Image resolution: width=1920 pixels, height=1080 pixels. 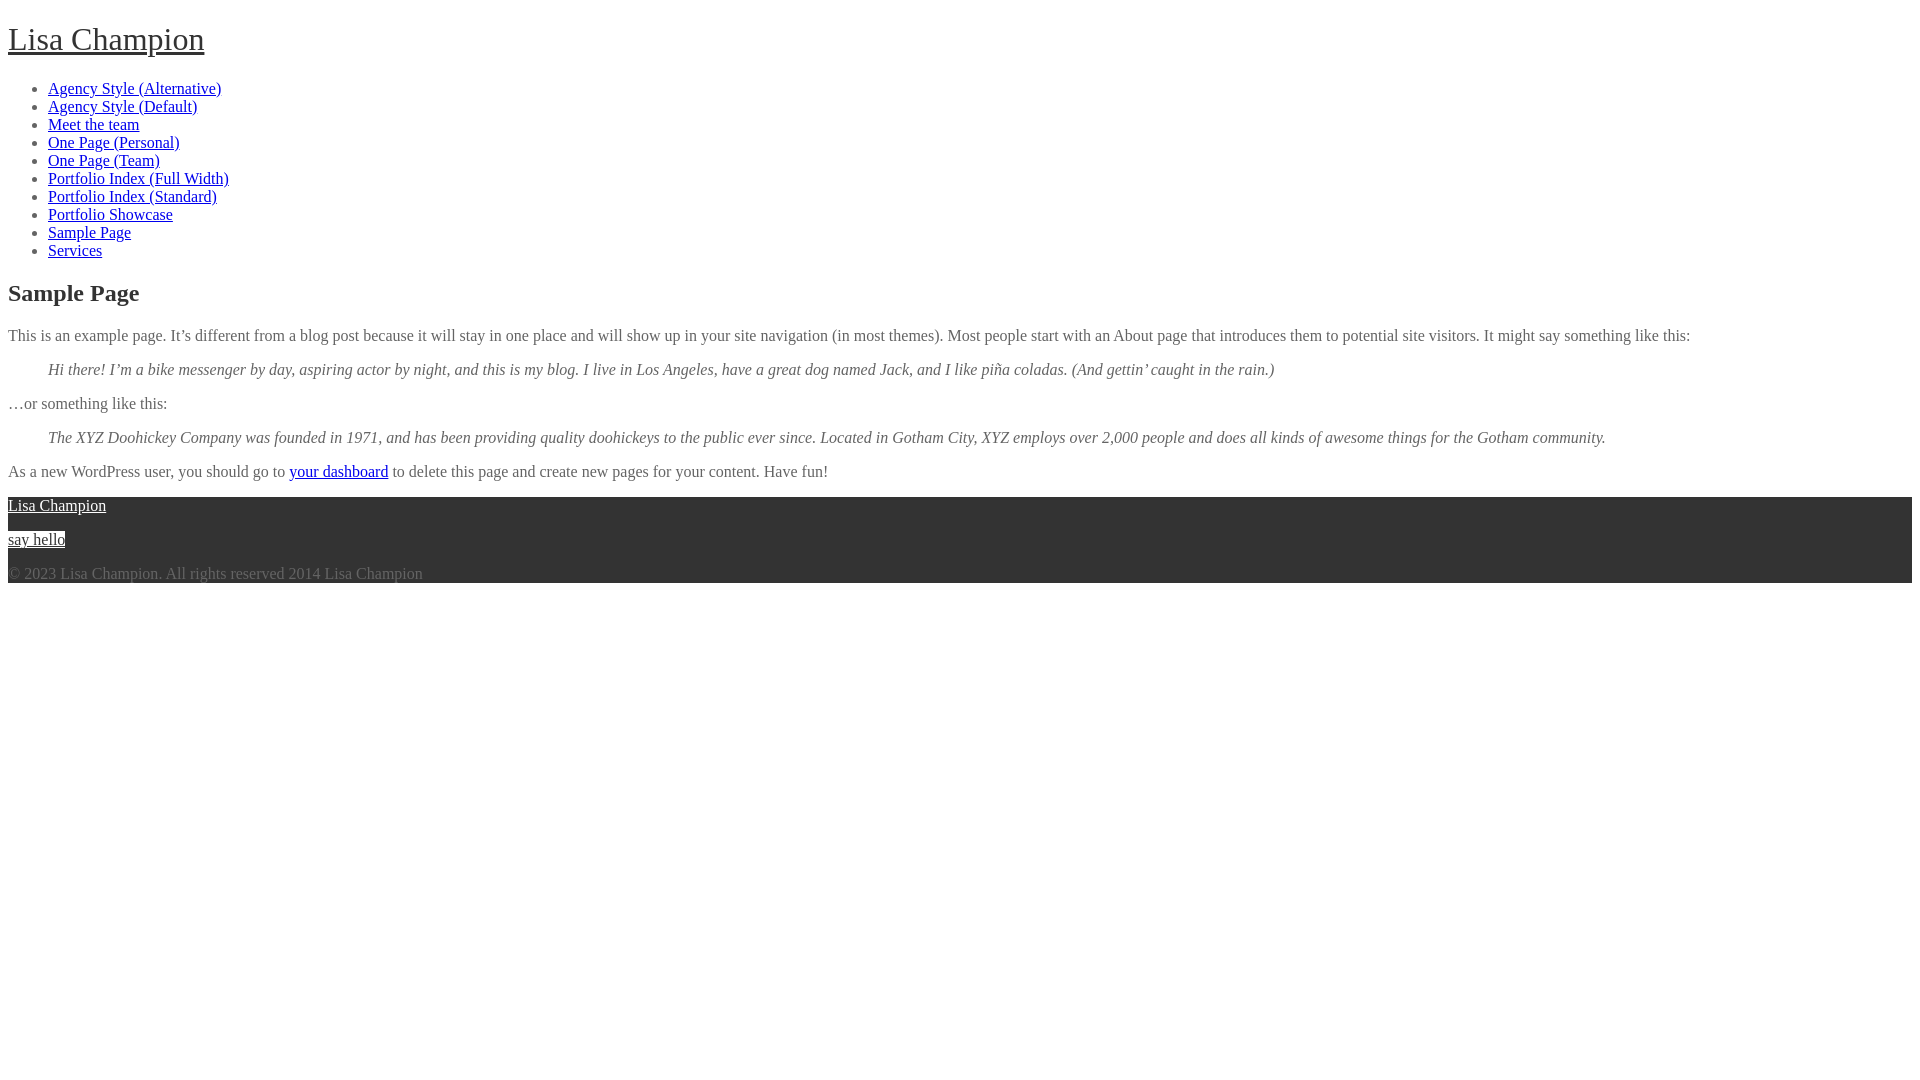 What do you see at coordinates (93, 124) in the screenshot?
I see `'Meet the team'` at bounding box center [93, 124].